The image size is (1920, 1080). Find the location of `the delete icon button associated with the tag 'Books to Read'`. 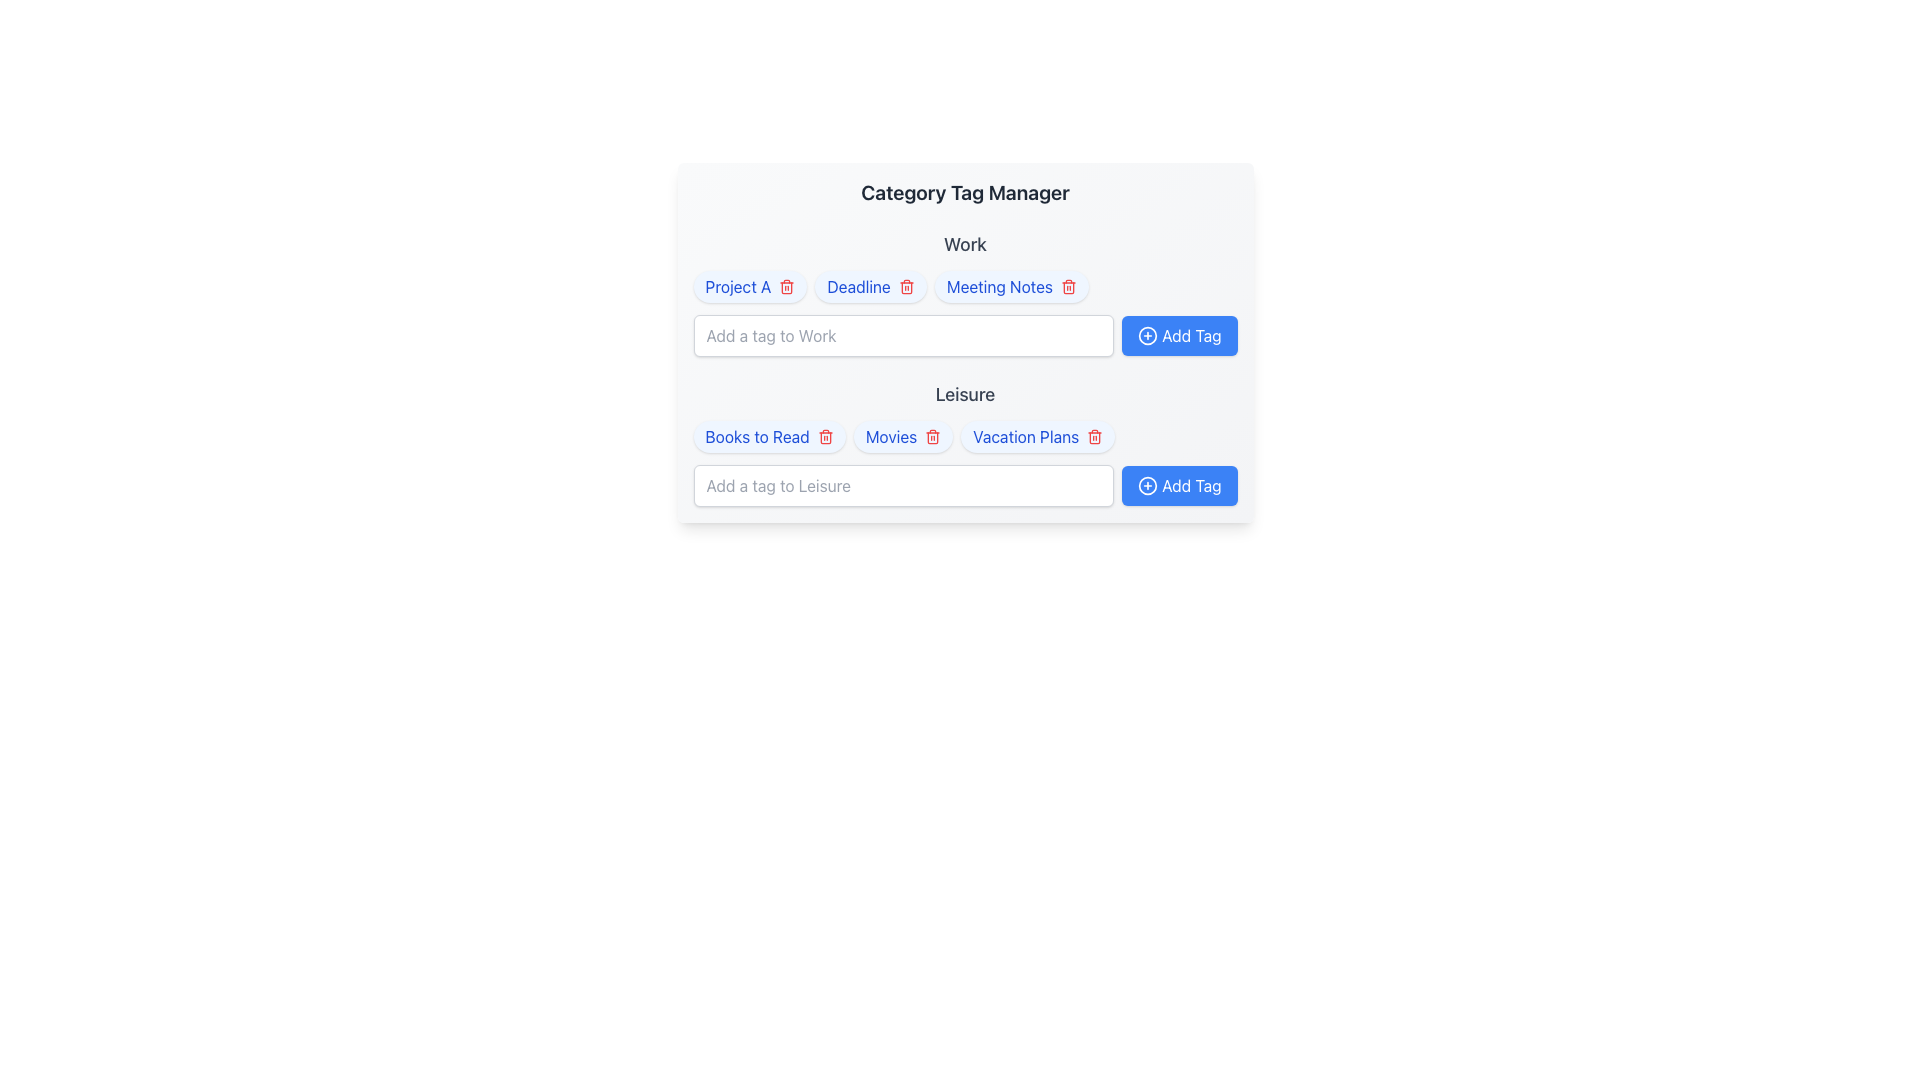

the delete icon button associated with the tag 'Books to Read' is located at coordinates (825, 435).